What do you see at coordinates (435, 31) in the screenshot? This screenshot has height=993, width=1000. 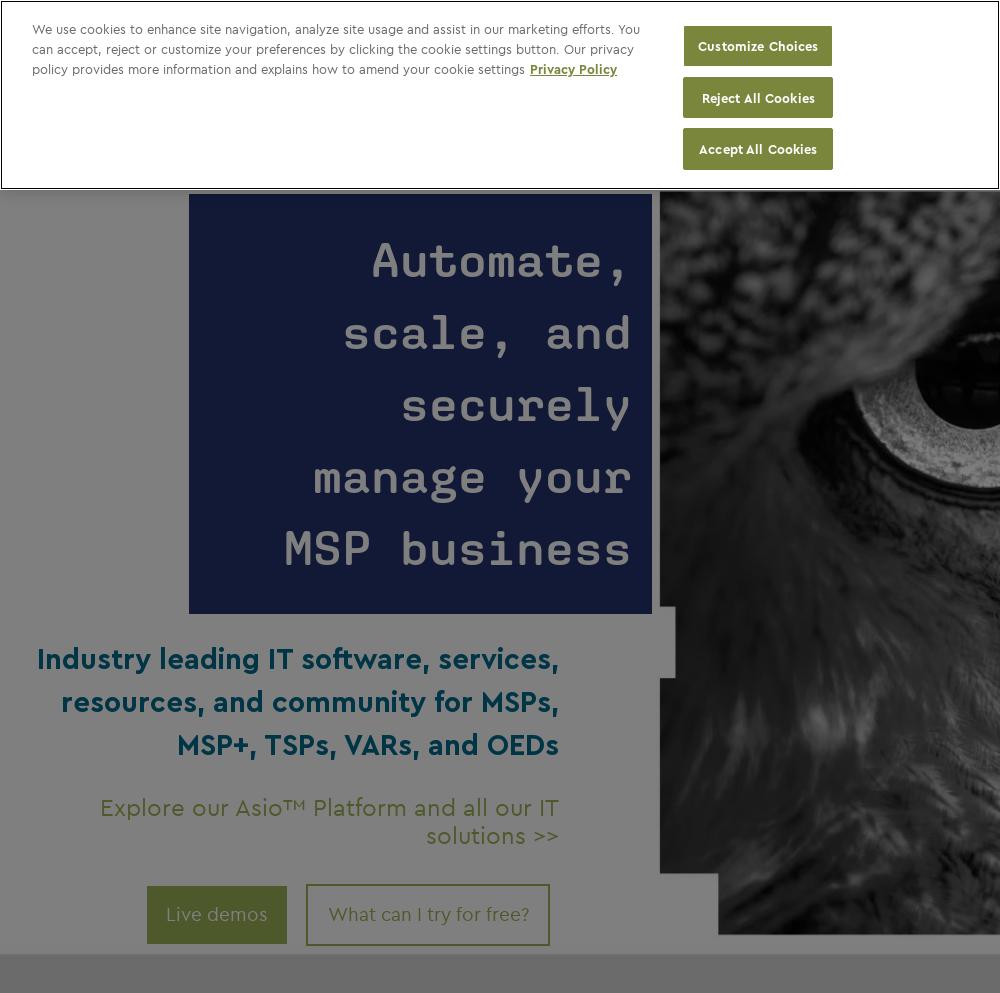 I see `'Cybersecurity Center'` at bounding box center [435, 31].